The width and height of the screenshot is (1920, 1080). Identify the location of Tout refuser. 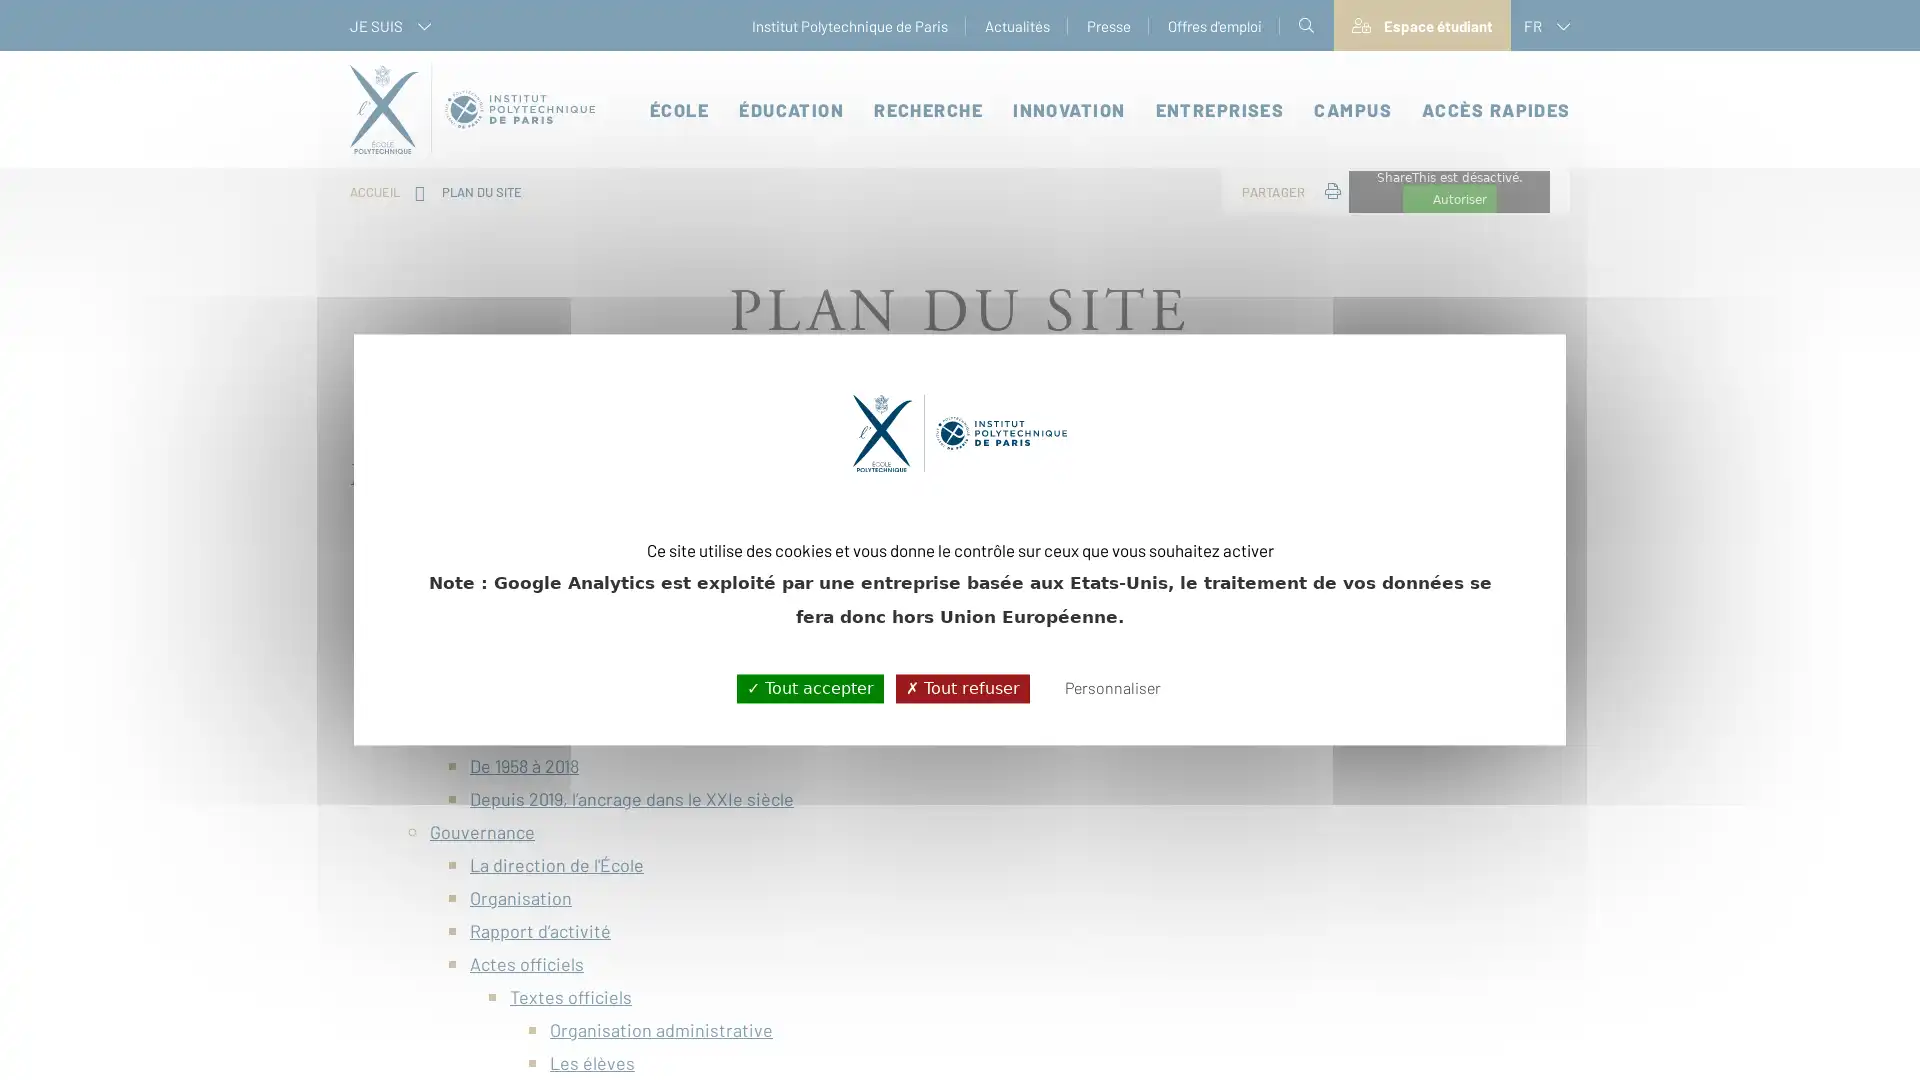
(961, 687).